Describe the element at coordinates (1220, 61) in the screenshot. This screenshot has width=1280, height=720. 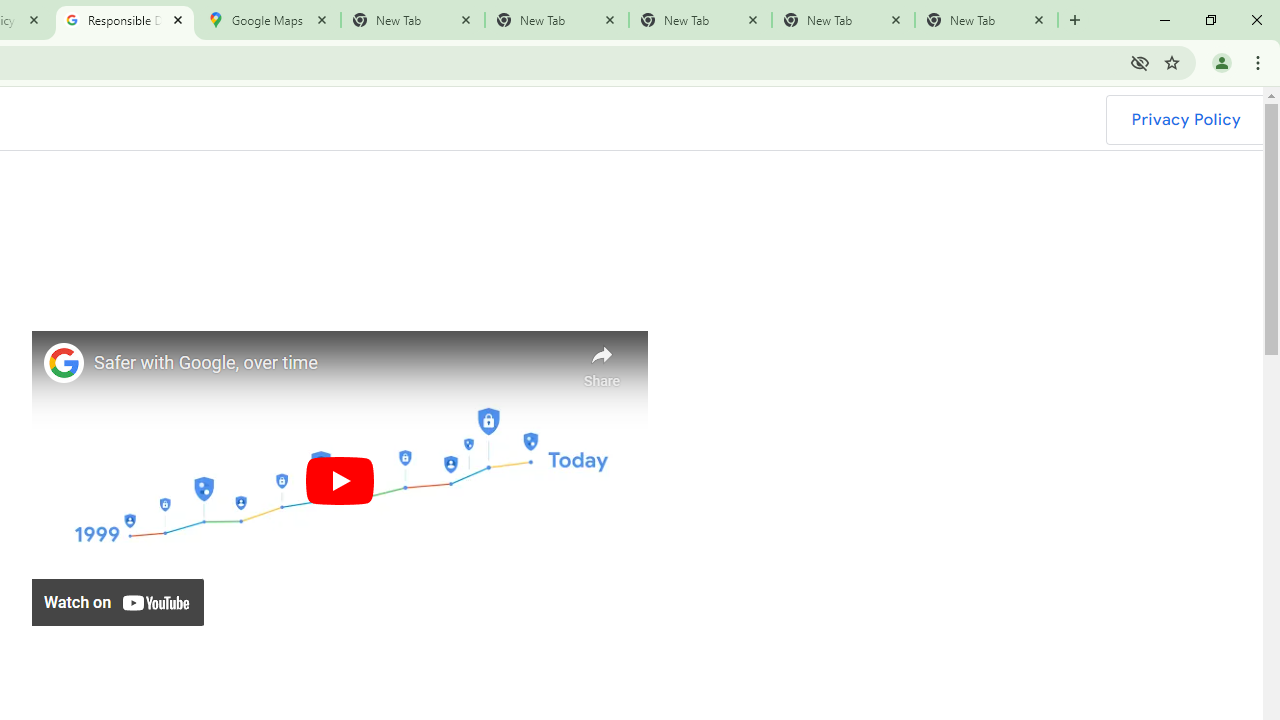
I see `'You'` at that location.